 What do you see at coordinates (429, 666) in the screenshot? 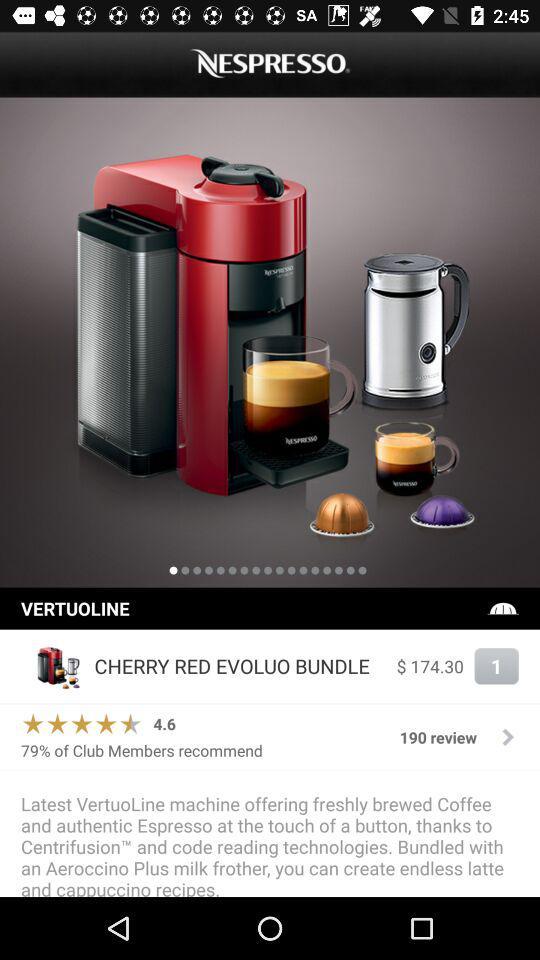
I see `the $ 174.30` at bounding box center [429, 666].